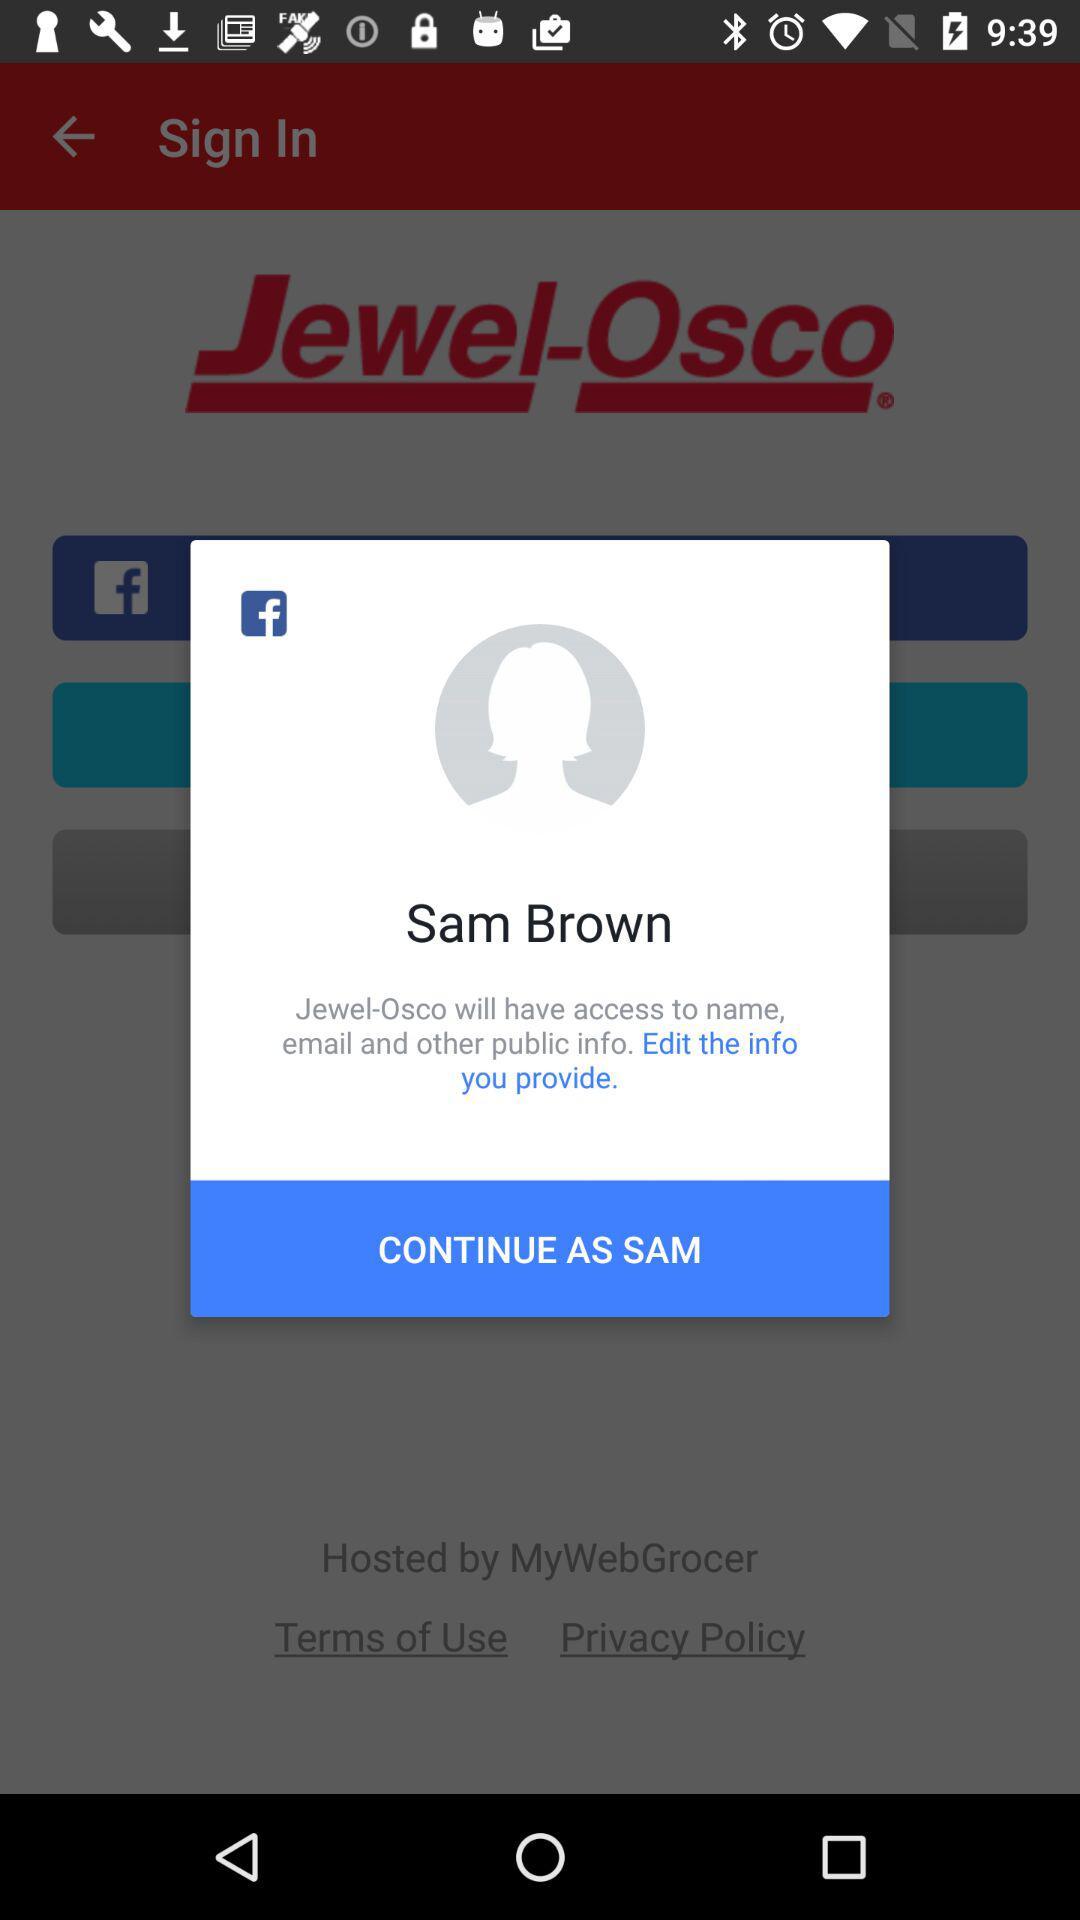 This screenshot has width=1080, height=1920. I want to click on the icon above continue as sam item, so click(540, 1041).